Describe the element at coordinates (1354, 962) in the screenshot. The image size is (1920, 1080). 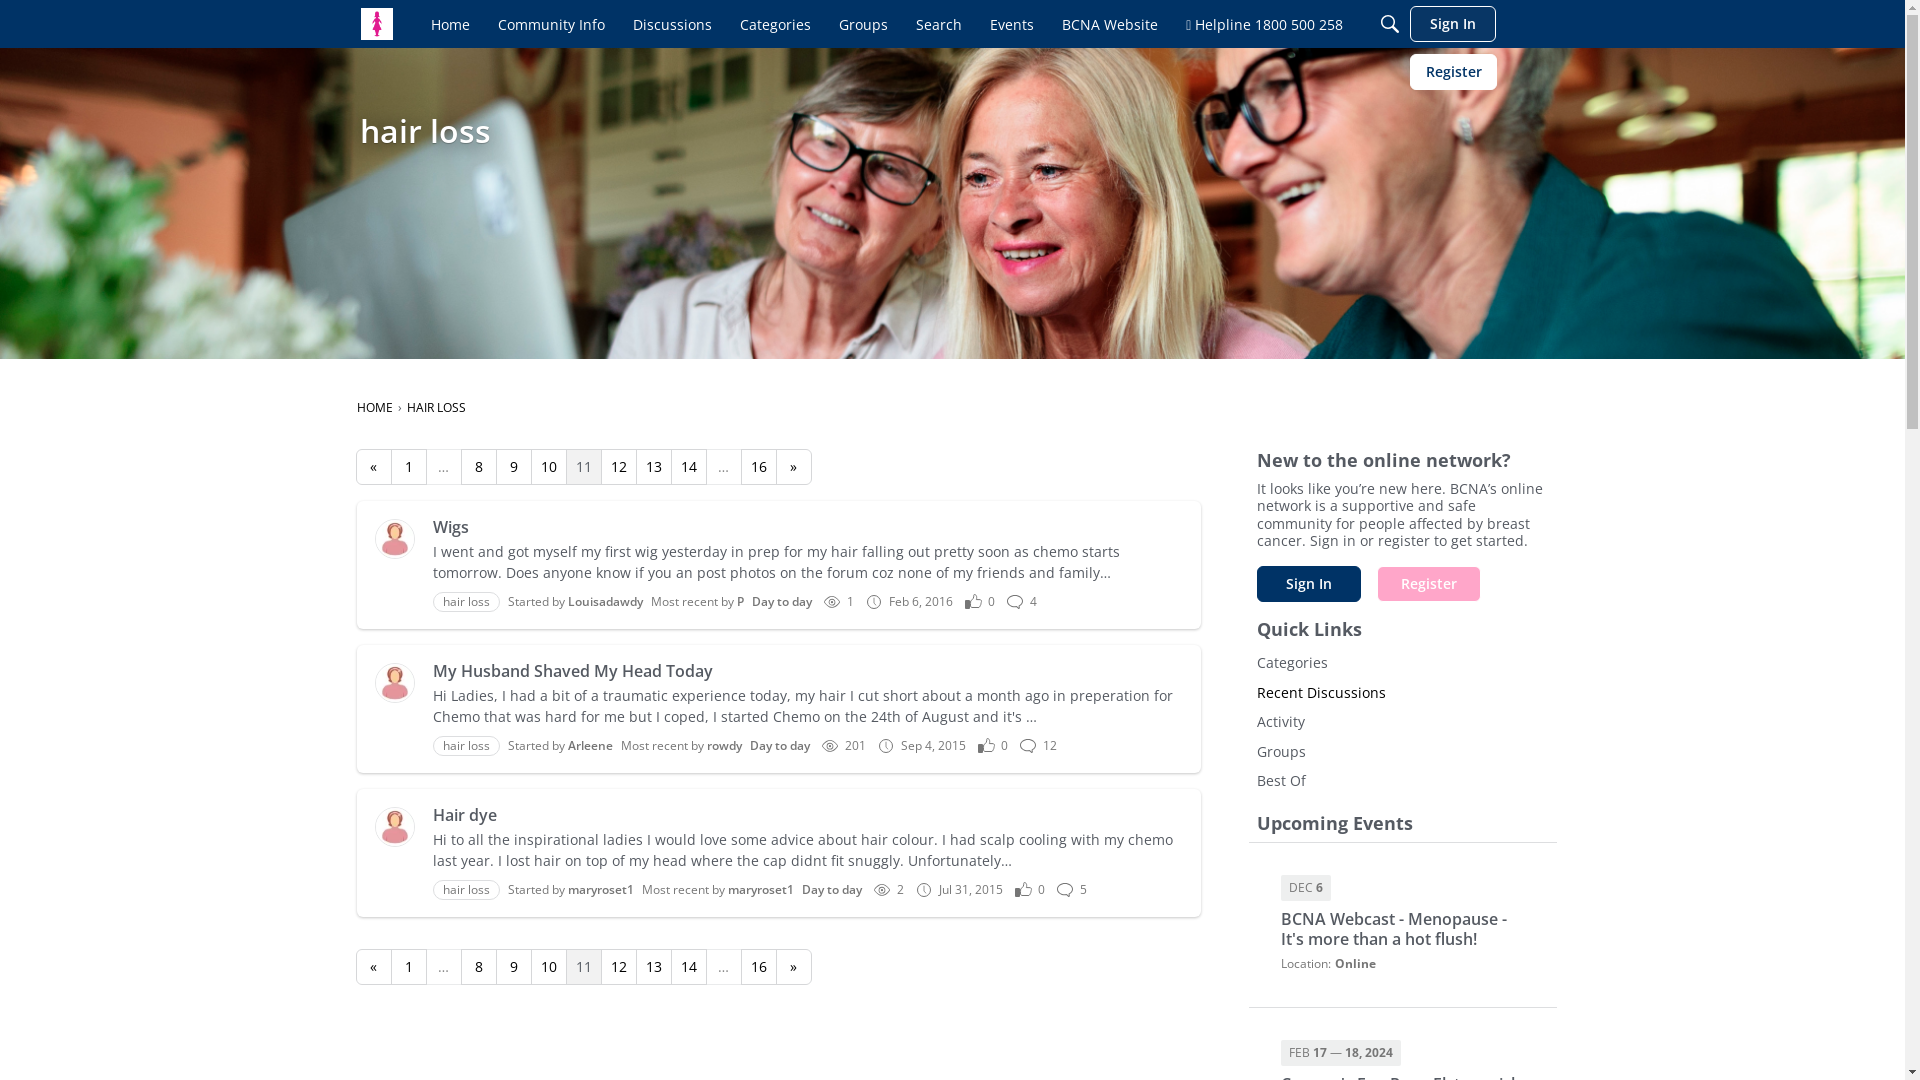
I see `'Online'` at that location.